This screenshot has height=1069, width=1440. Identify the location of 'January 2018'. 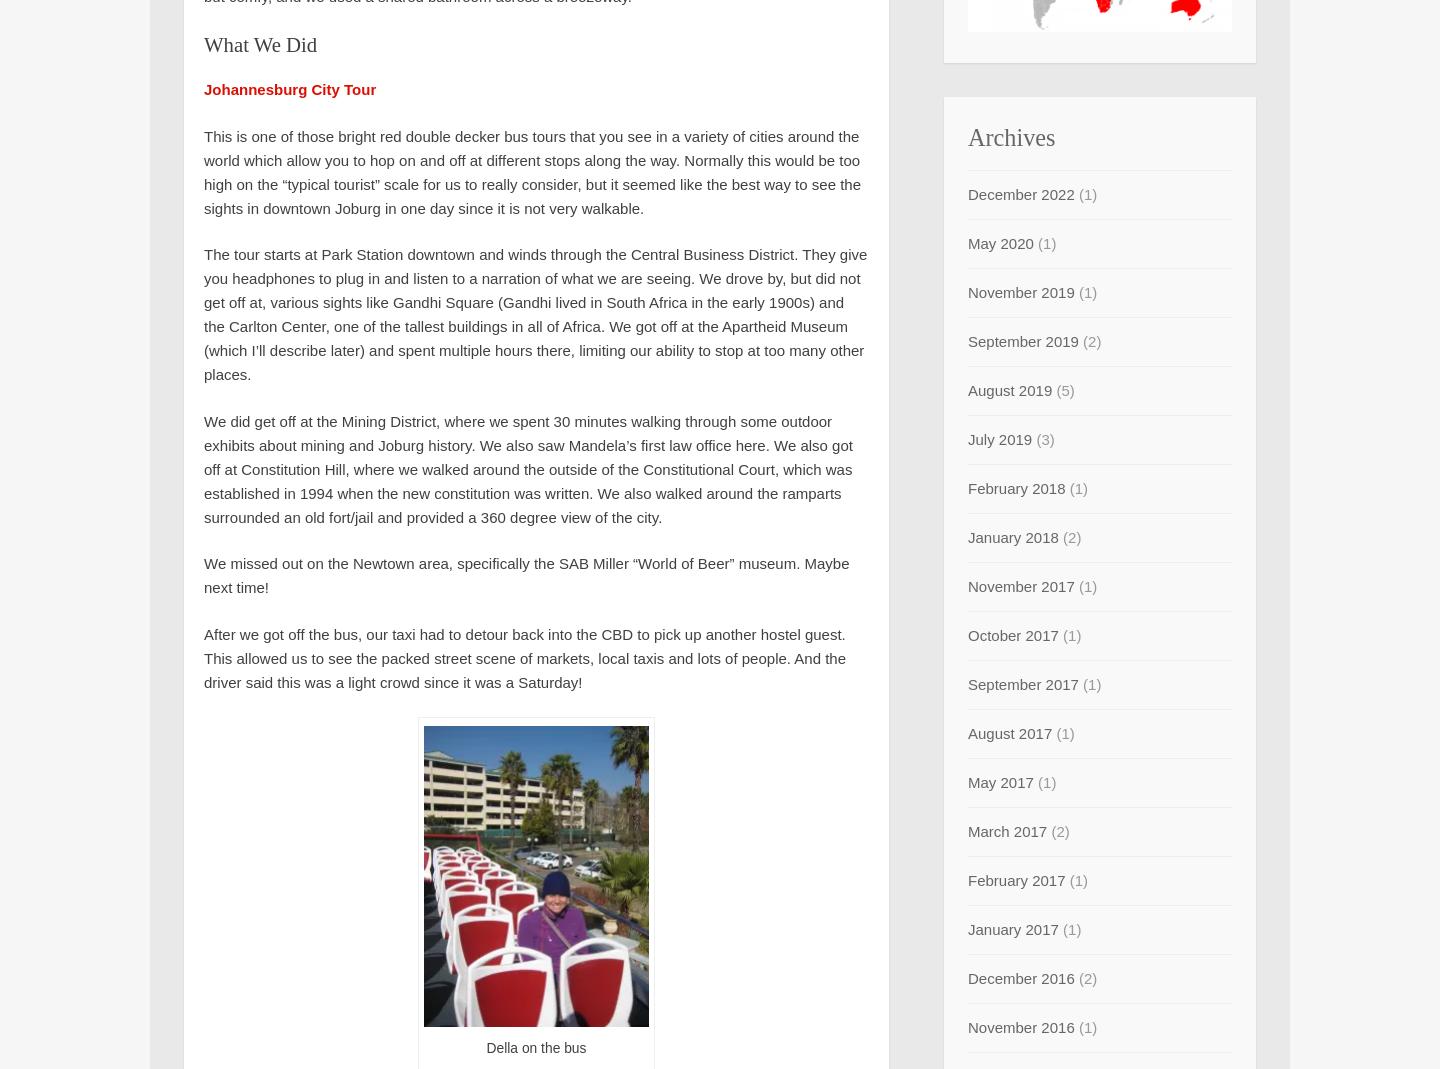
(1012, 537).